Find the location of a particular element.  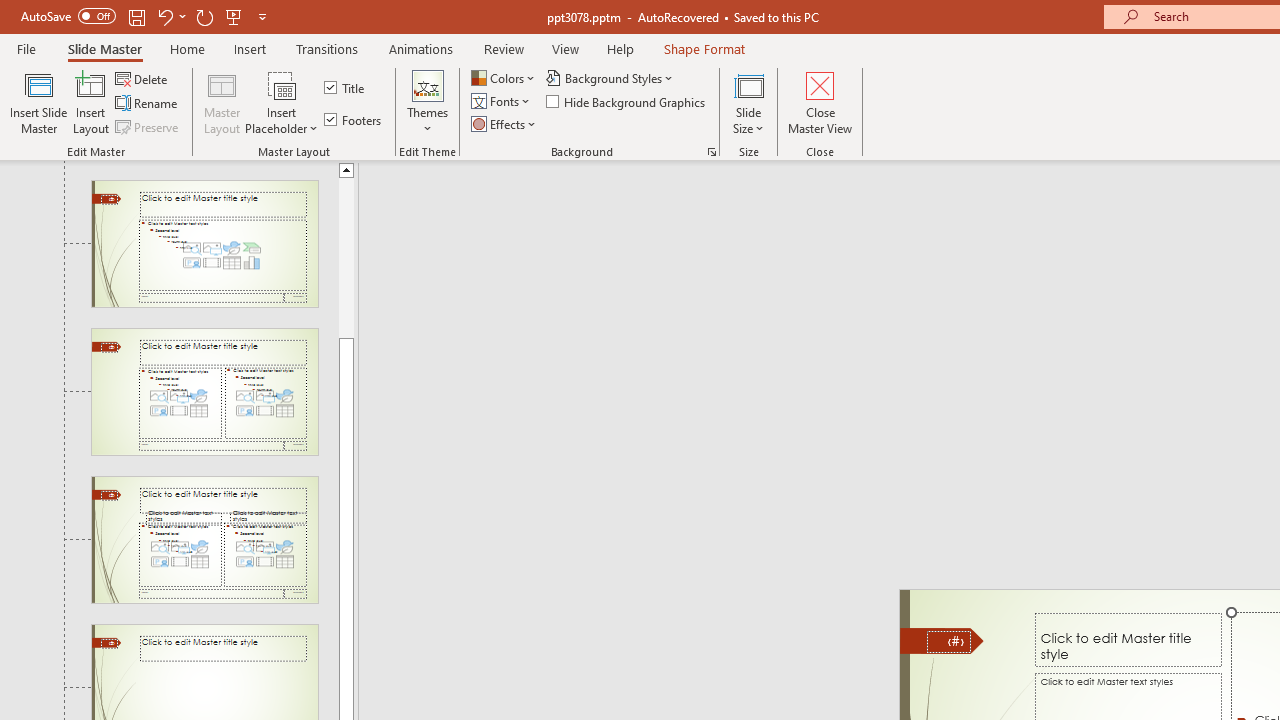

'Animations' is located at coordinates (420, 48).